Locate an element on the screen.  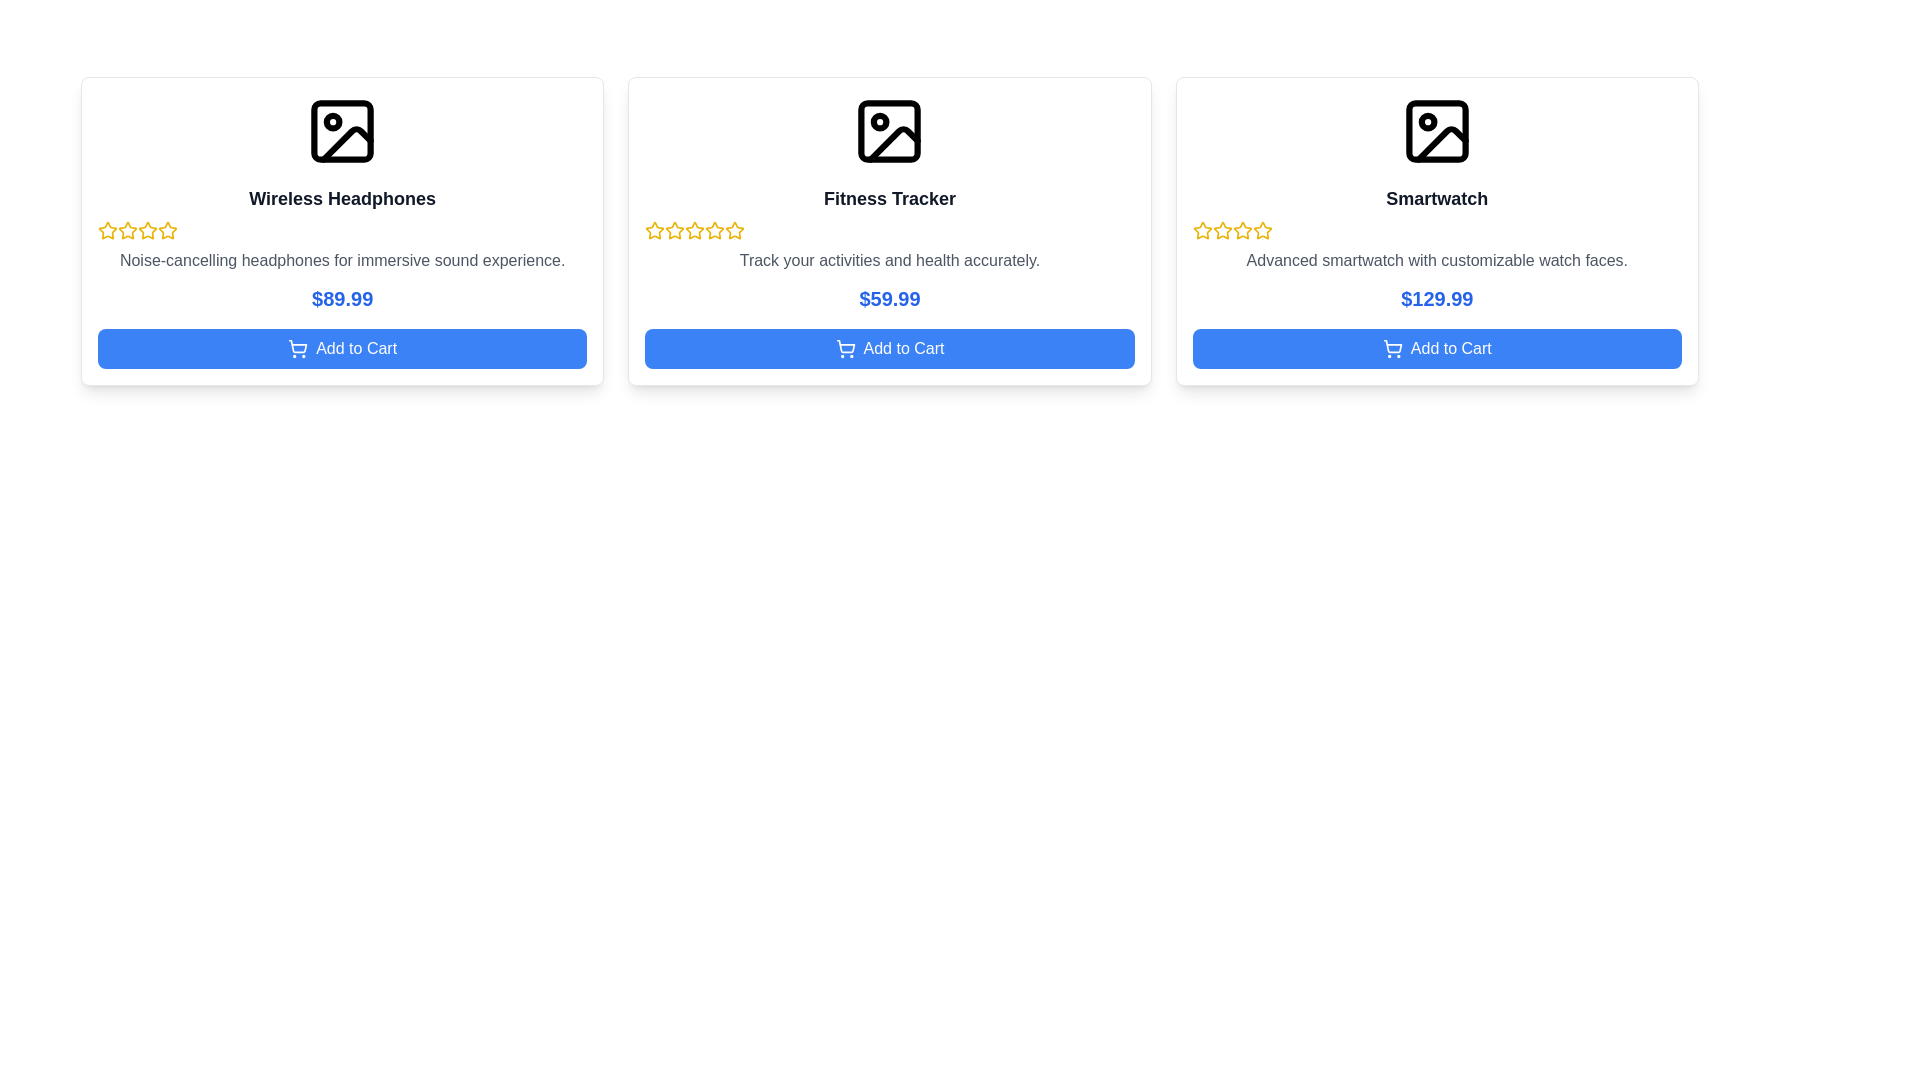
the small rectangular decorative graphical element with rounded corners located at the center-top of the 'Fitness Tracker' card is located at coordinates (888, 131).